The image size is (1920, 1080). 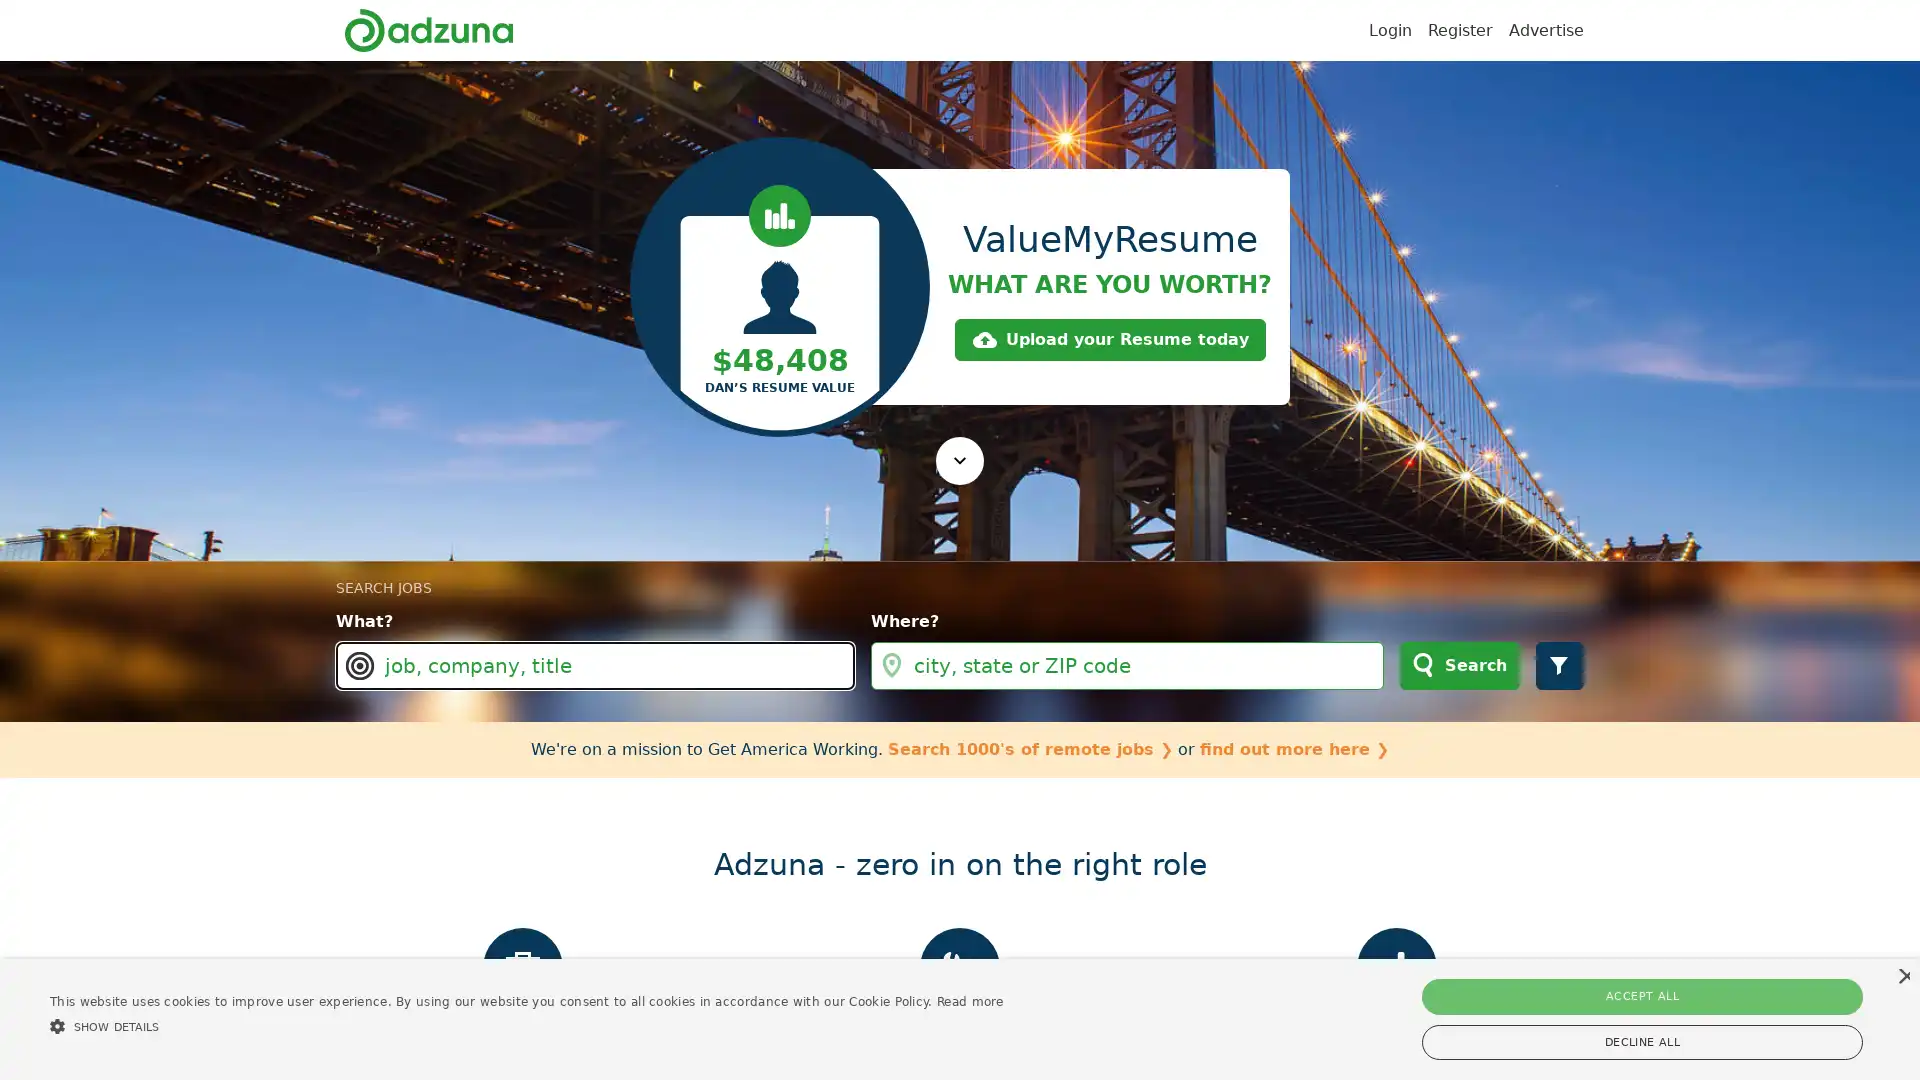 What do you see at coordinates (1901, 974) in the screenshot?
I see `Close` at bounding box center [1901, 974].